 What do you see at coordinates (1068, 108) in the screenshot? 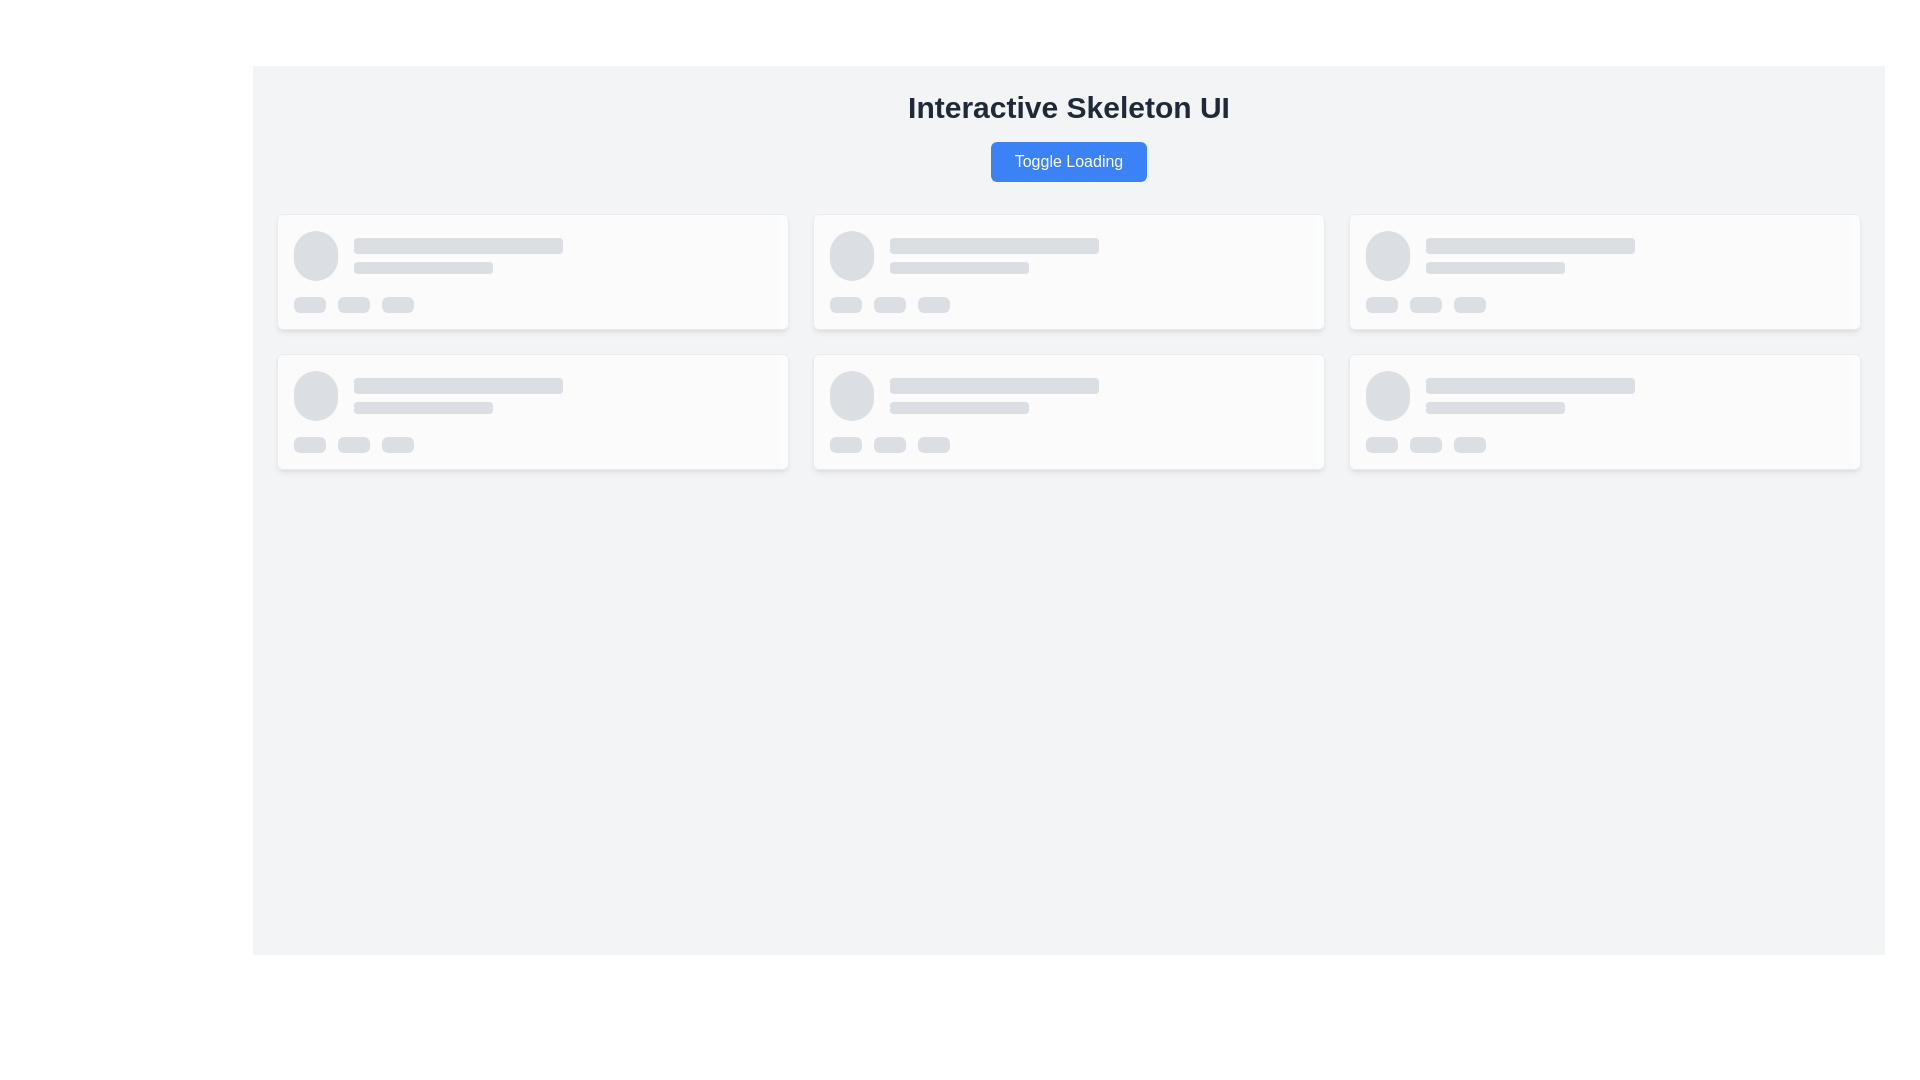
I see `the static text header located at the top of the interface, which serves as a title or heading for the section above the 'Toggle Loading' button` at bounding box center [1068, 108].